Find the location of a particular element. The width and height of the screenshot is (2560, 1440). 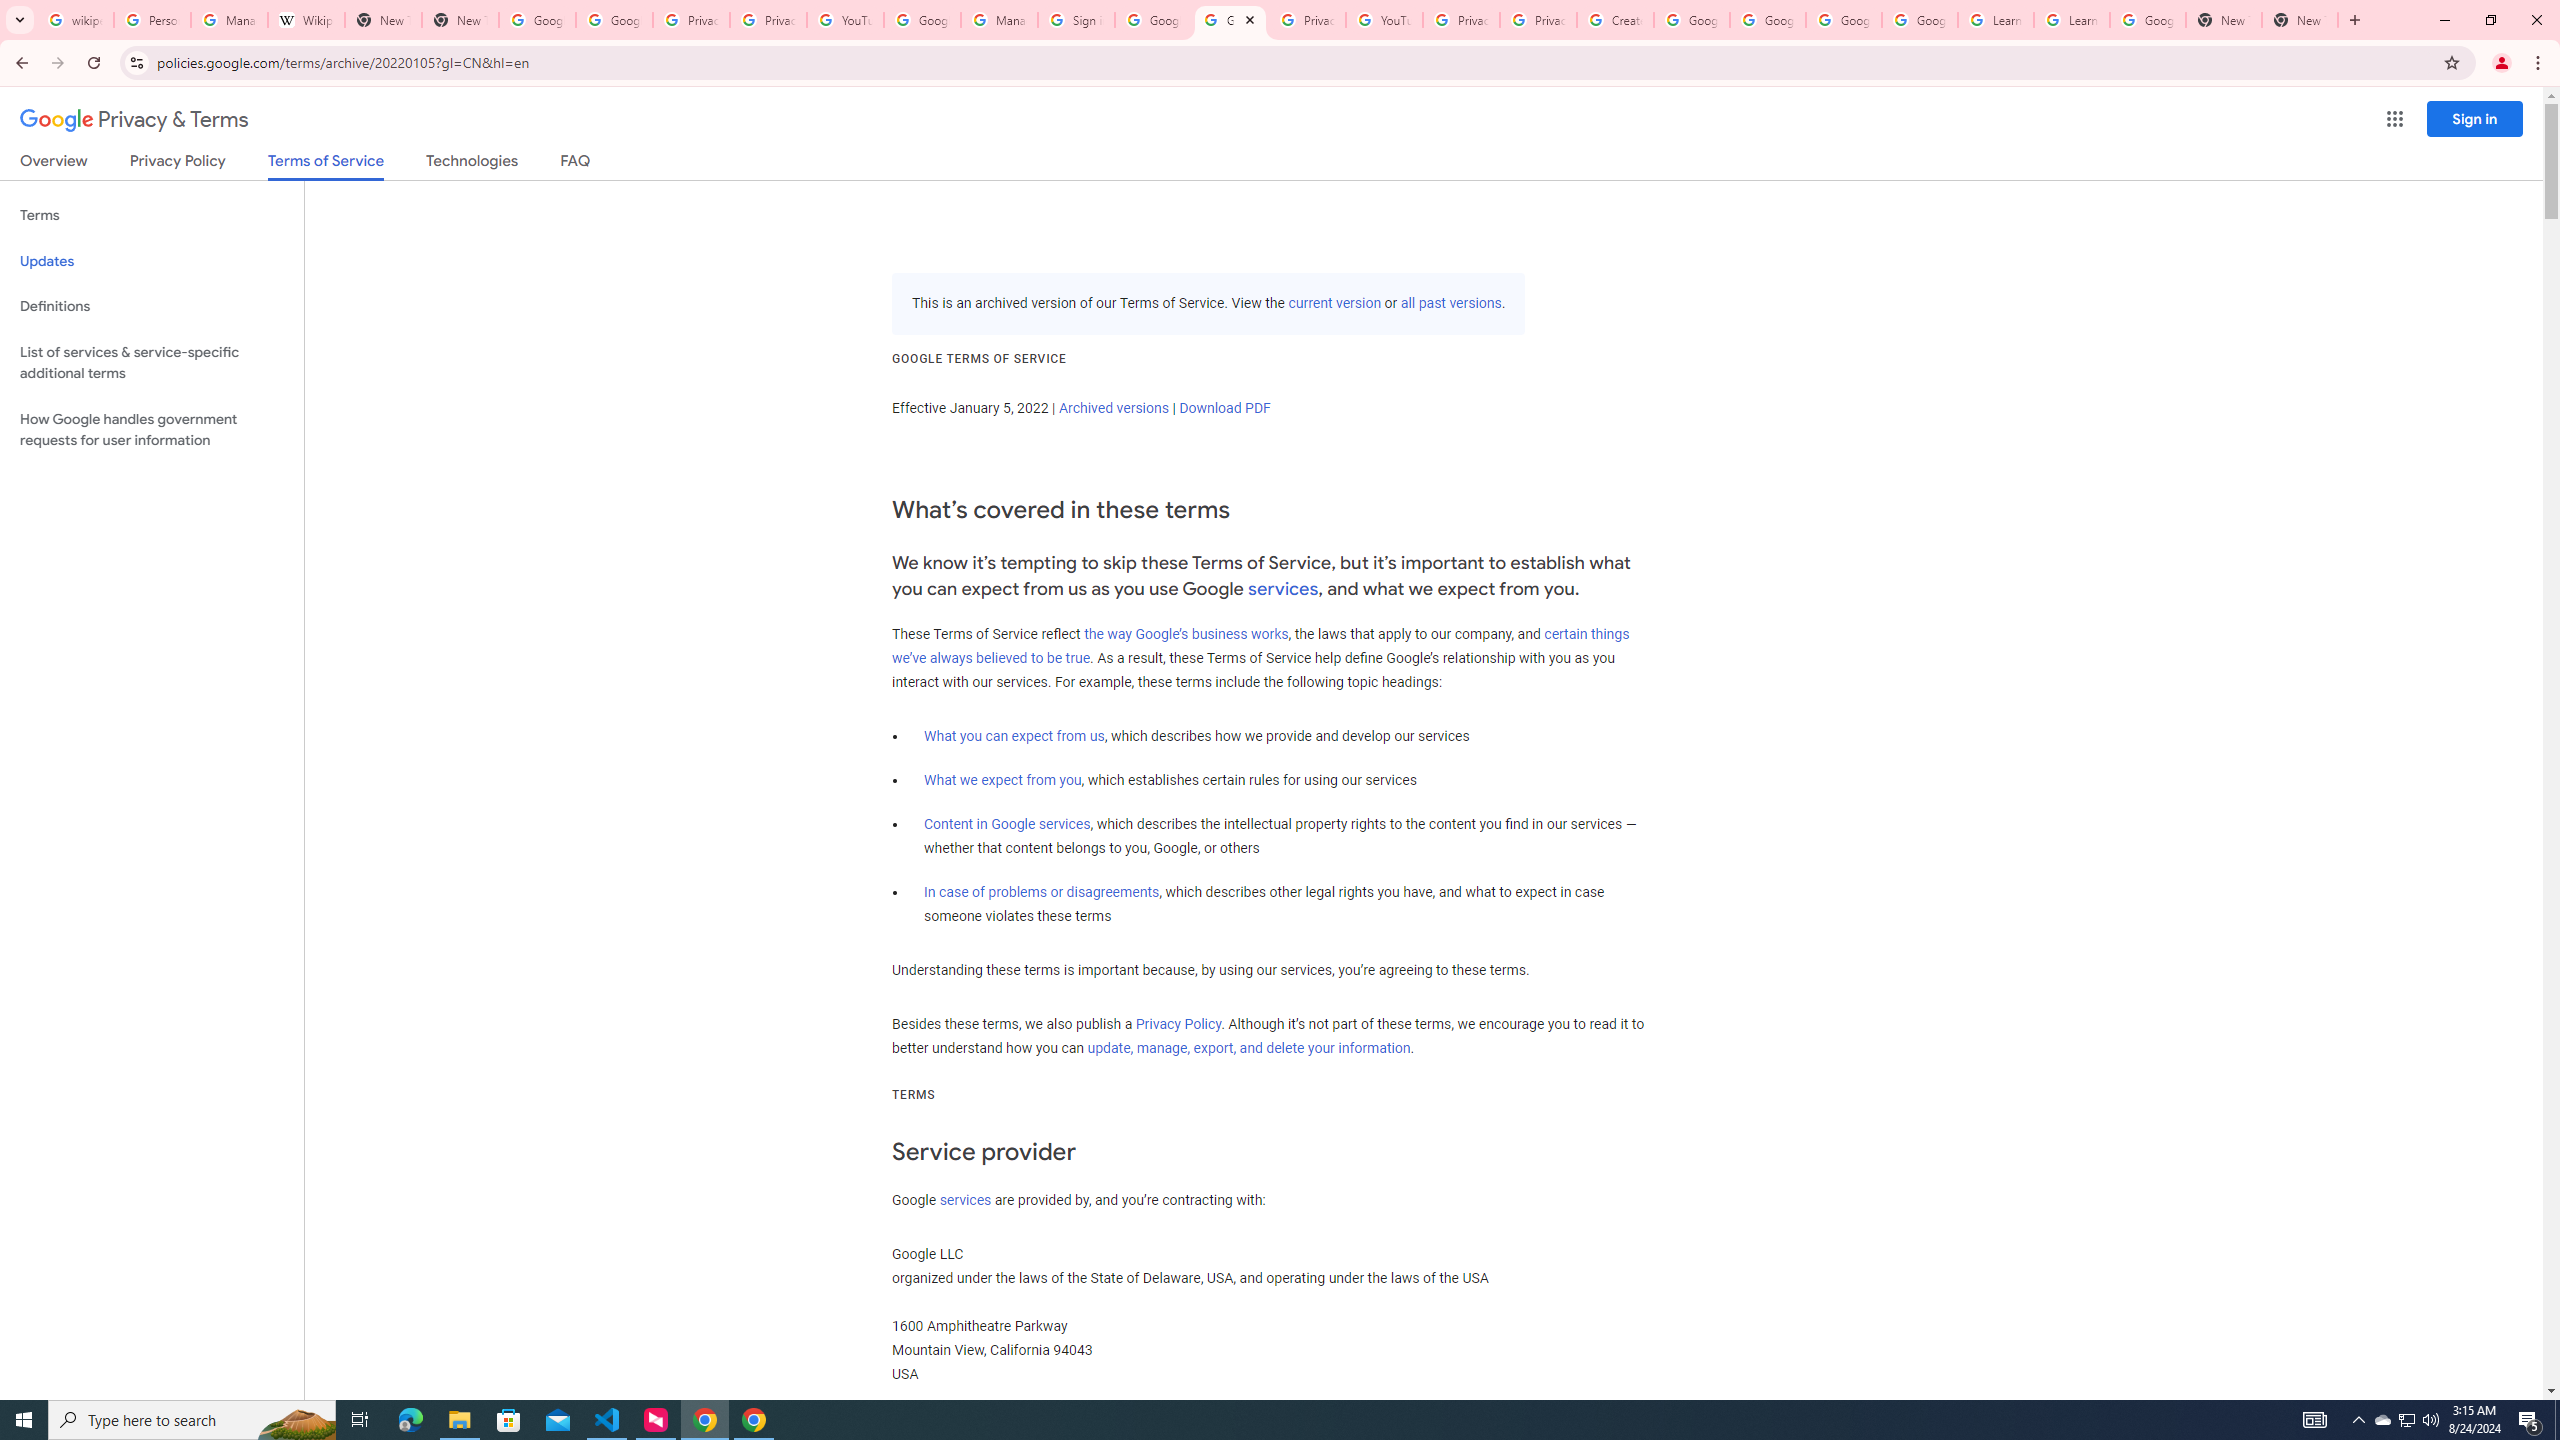

'update, manage, export, and delete your information' is located at coordinates (1248, 1048).